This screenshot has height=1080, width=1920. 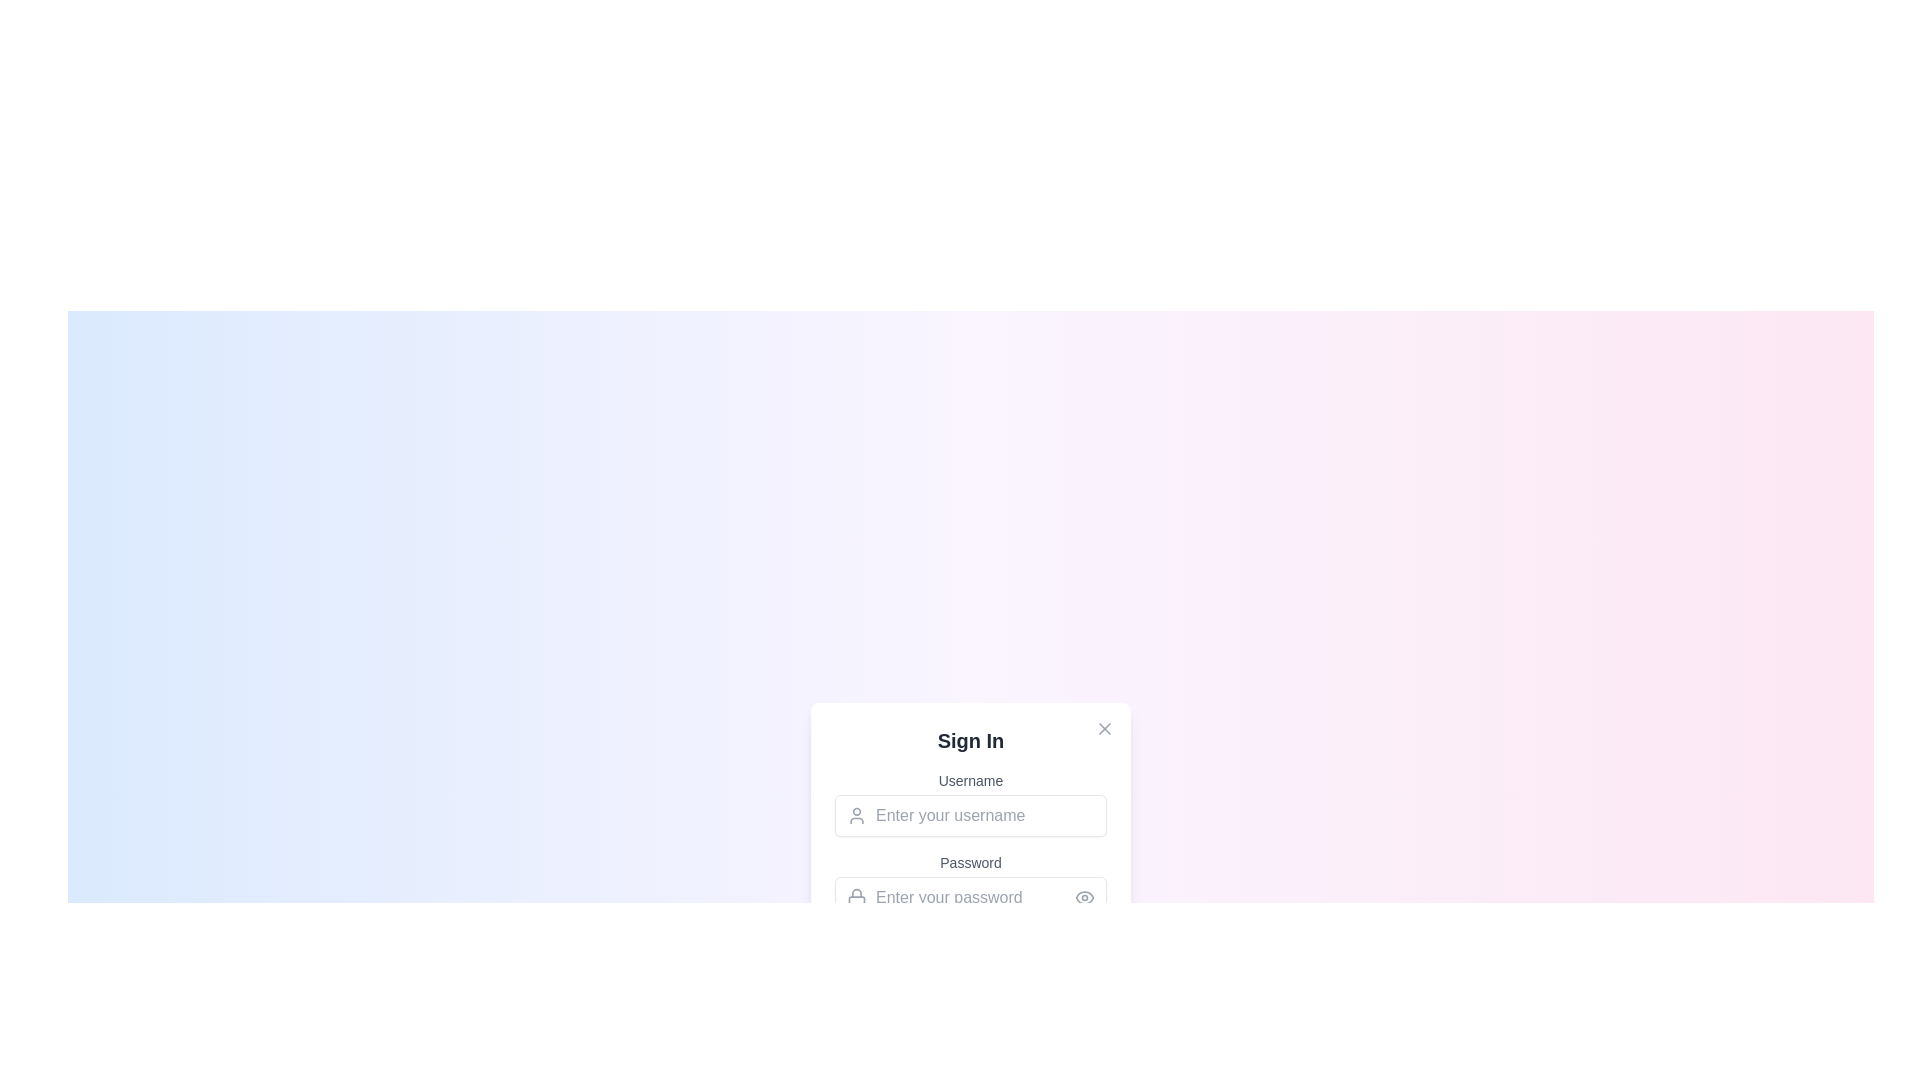 I want to click on the close button located in the top-right corner of the sign-in card, so click(x=1103, y=729).